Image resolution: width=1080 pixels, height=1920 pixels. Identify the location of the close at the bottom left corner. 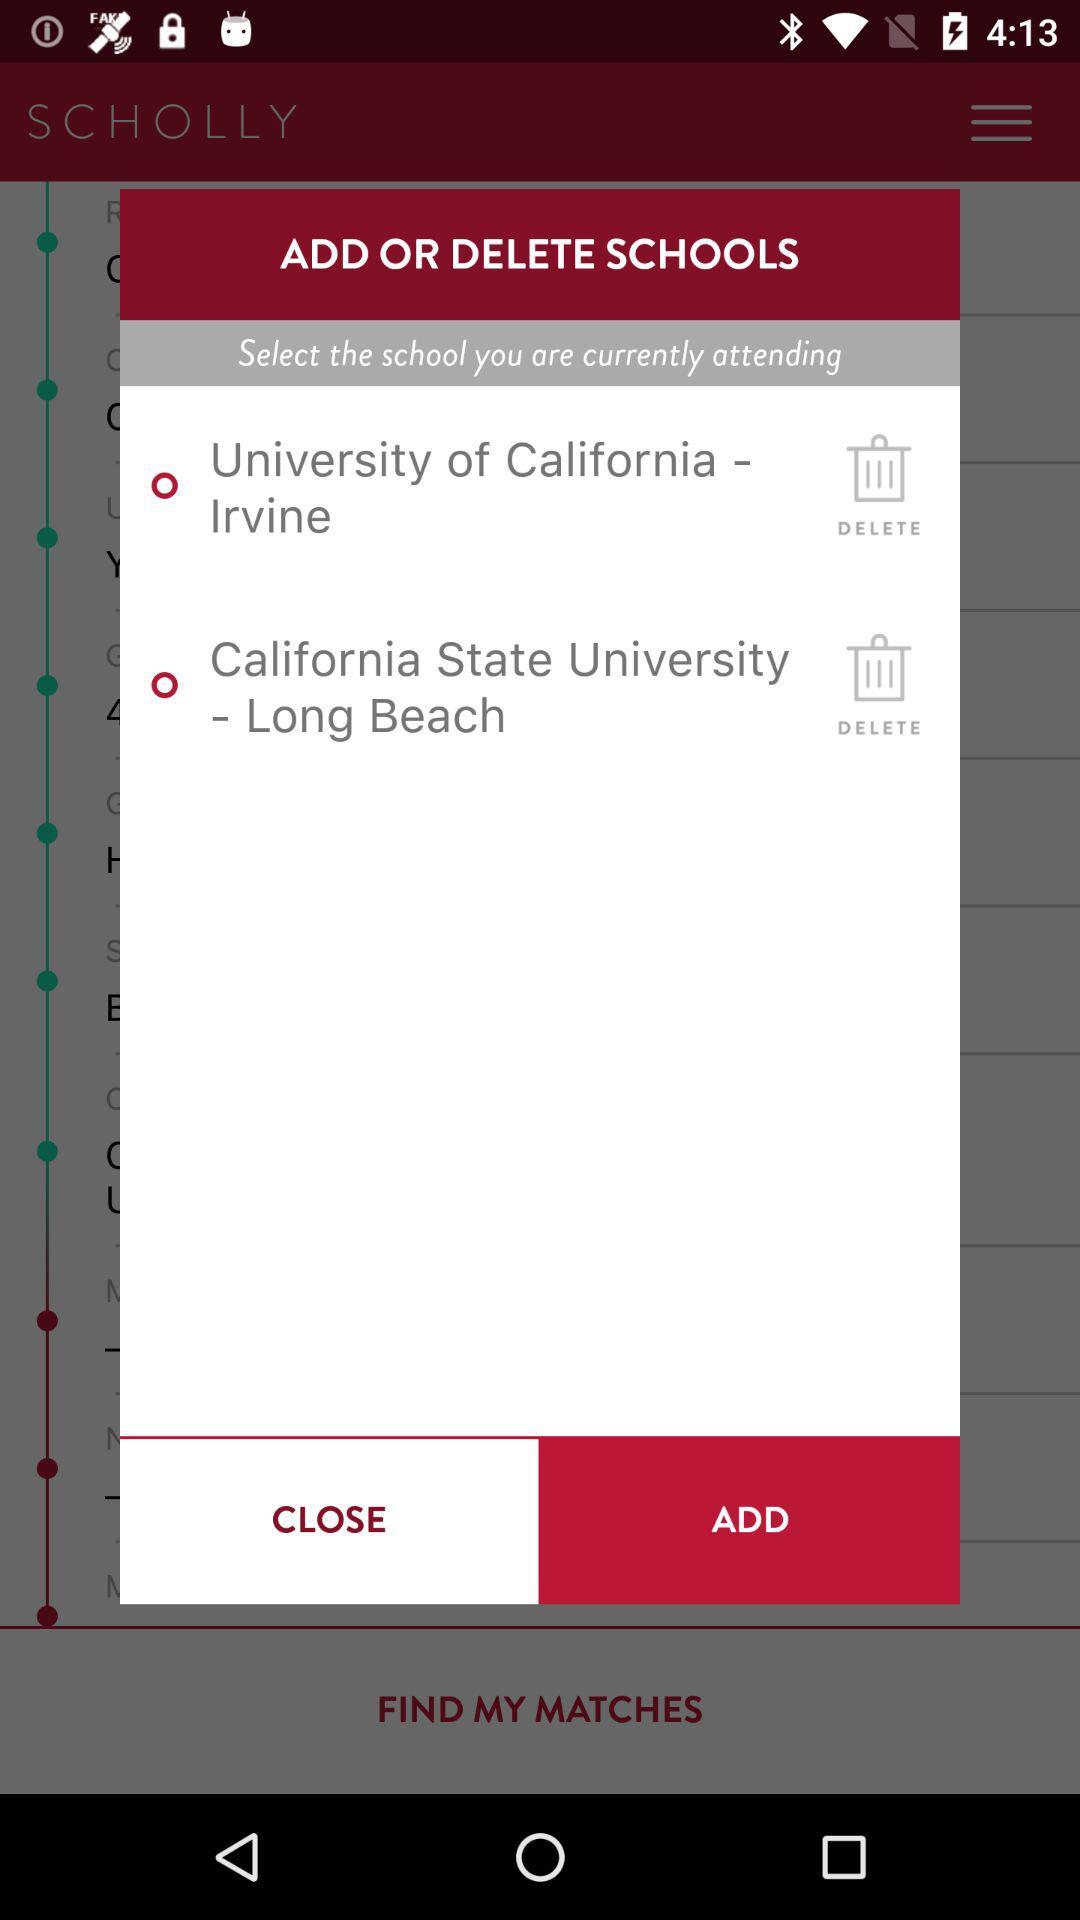
(328, 1520).